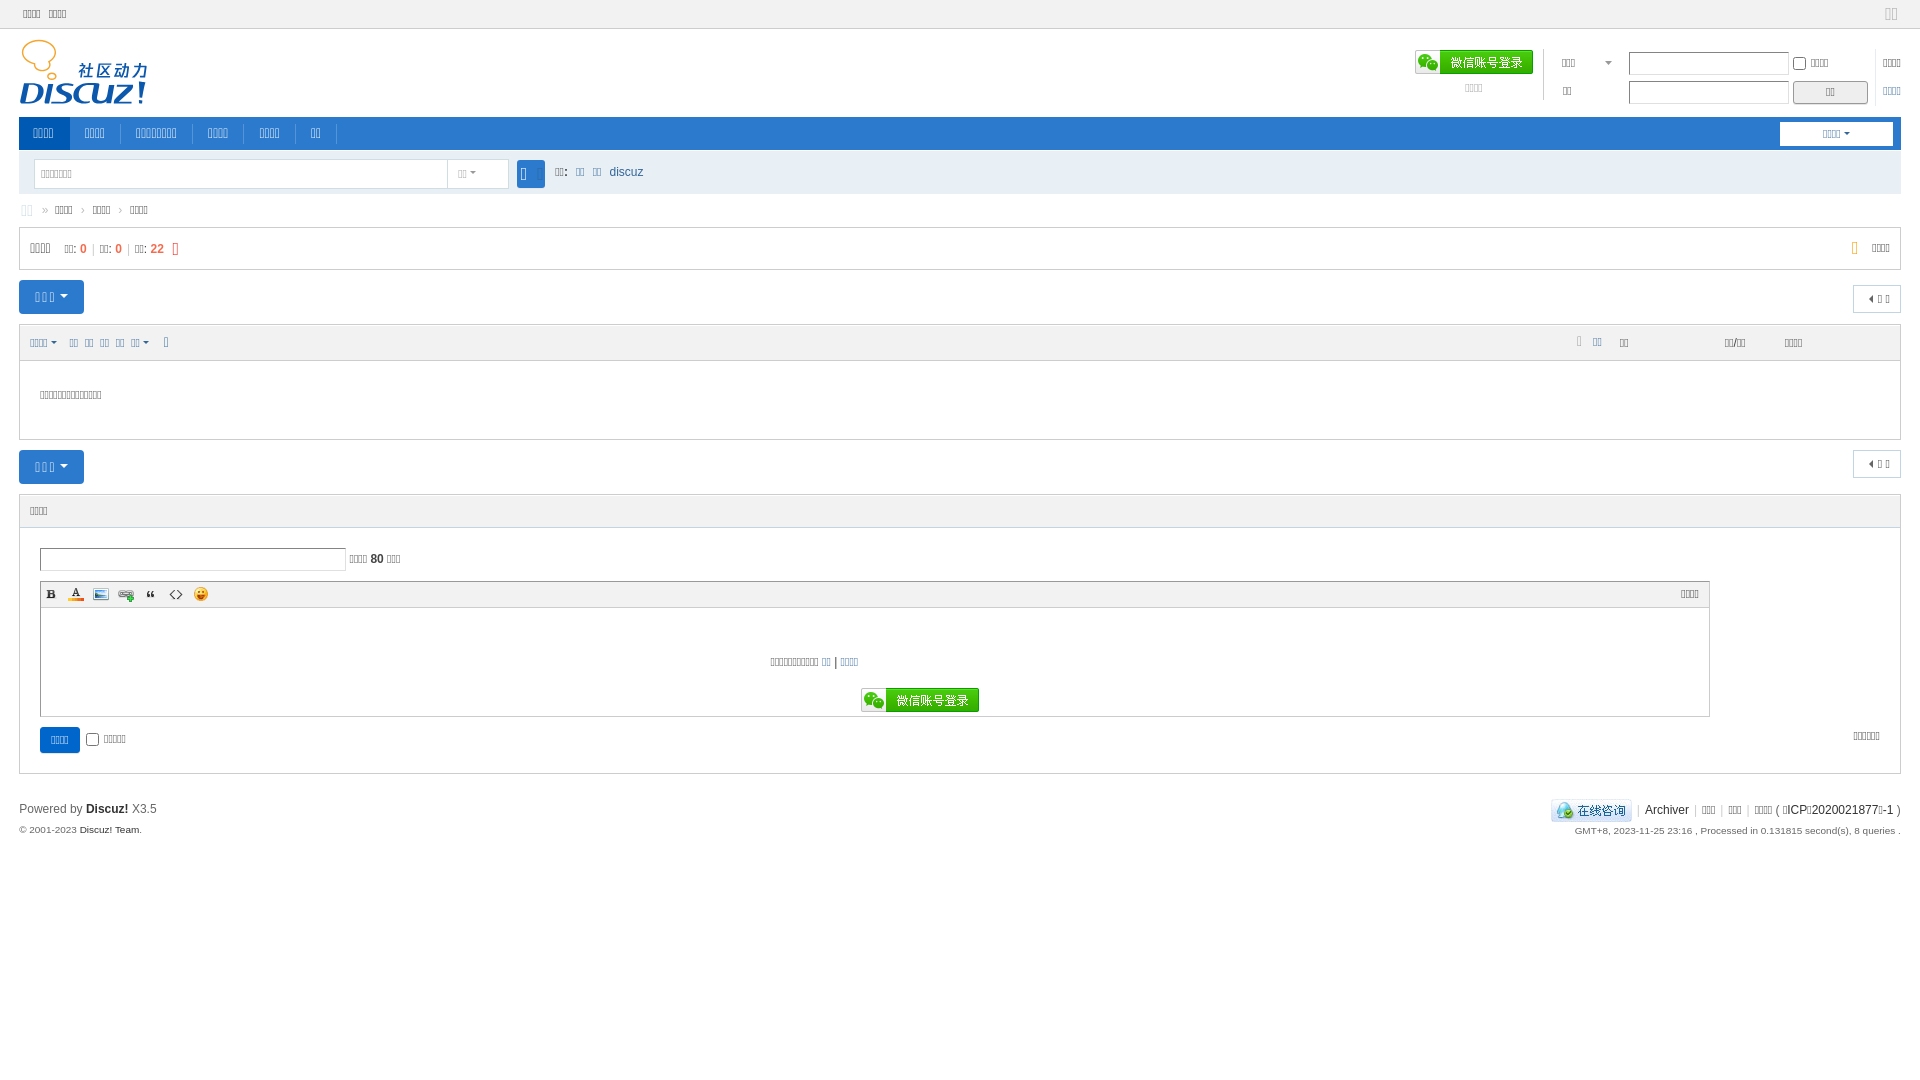  I want to click on 'discuz', so click(608, 171).